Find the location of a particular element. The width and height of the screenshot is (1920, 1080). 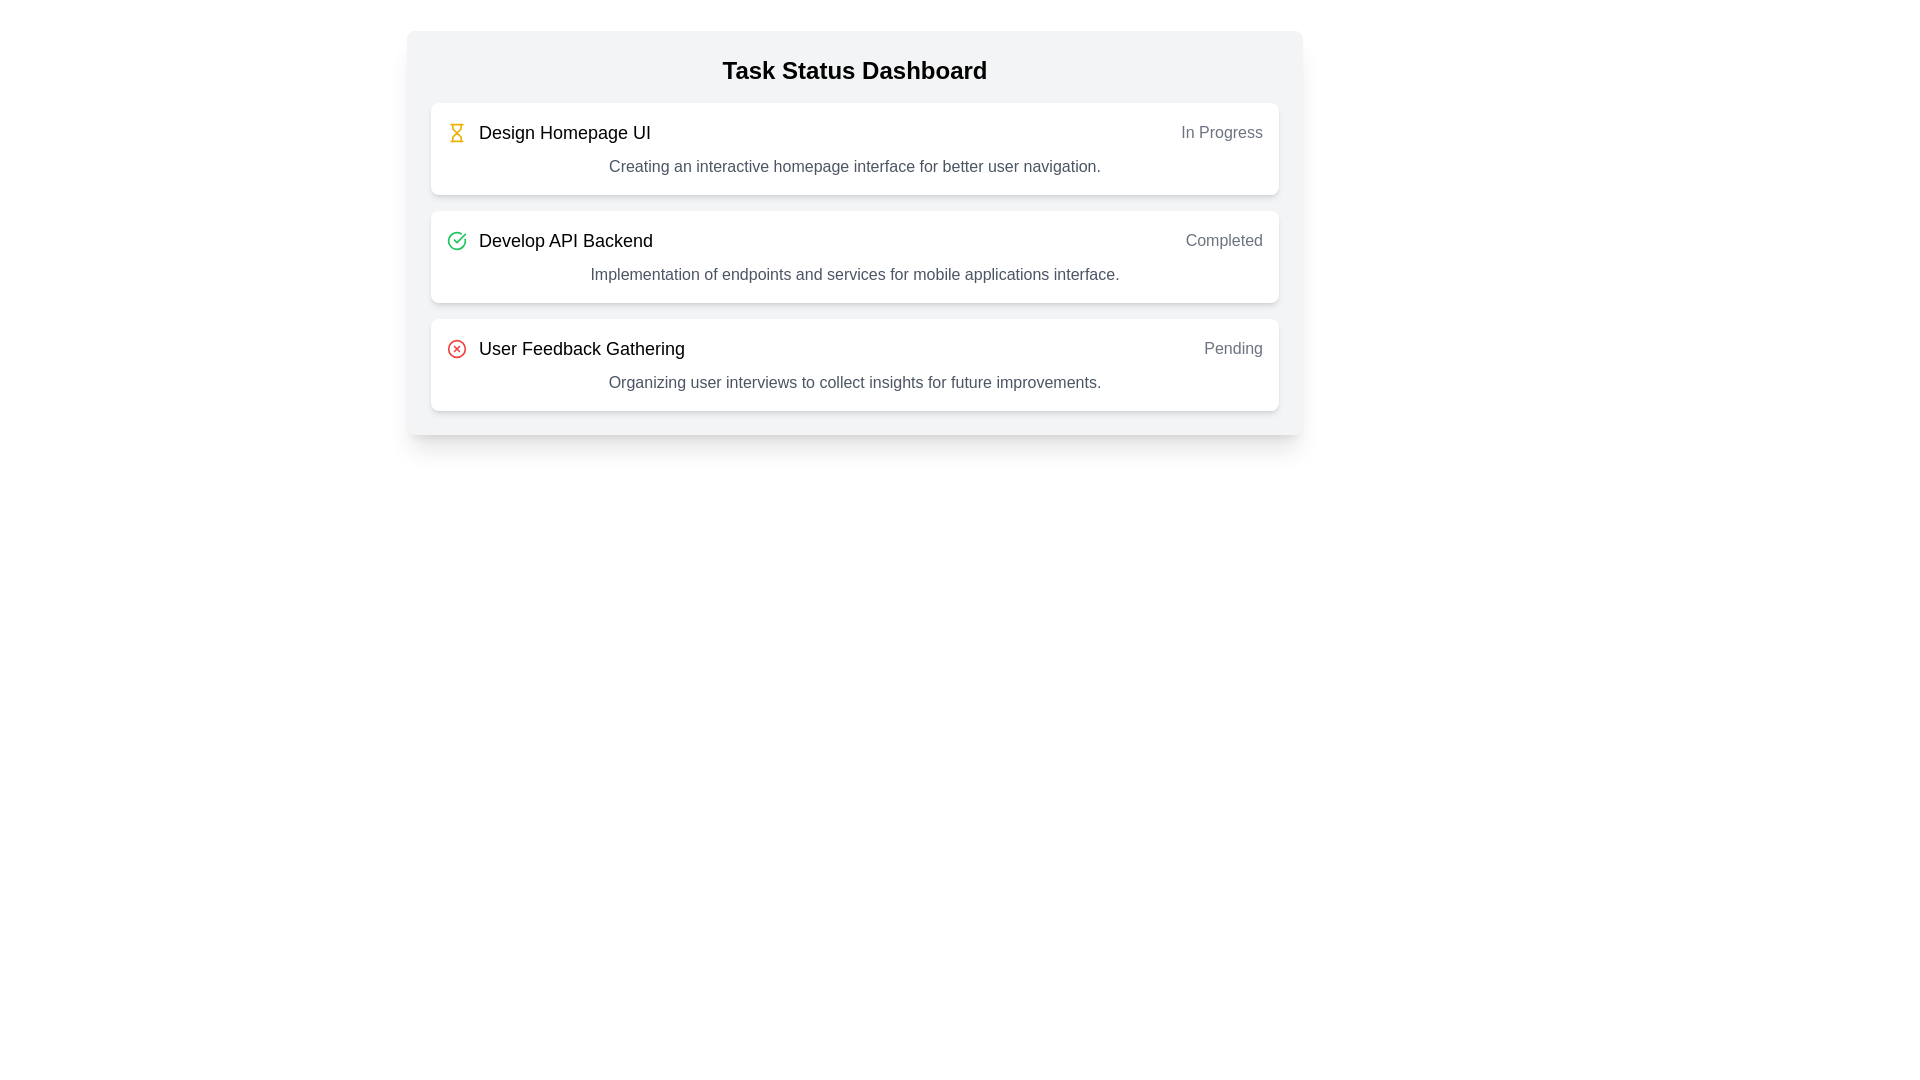

text label displaying 'Develop API Backend', which is styled in bold font and located under the 'Task Status Dashboard' header is located at coordinates (565, 239).